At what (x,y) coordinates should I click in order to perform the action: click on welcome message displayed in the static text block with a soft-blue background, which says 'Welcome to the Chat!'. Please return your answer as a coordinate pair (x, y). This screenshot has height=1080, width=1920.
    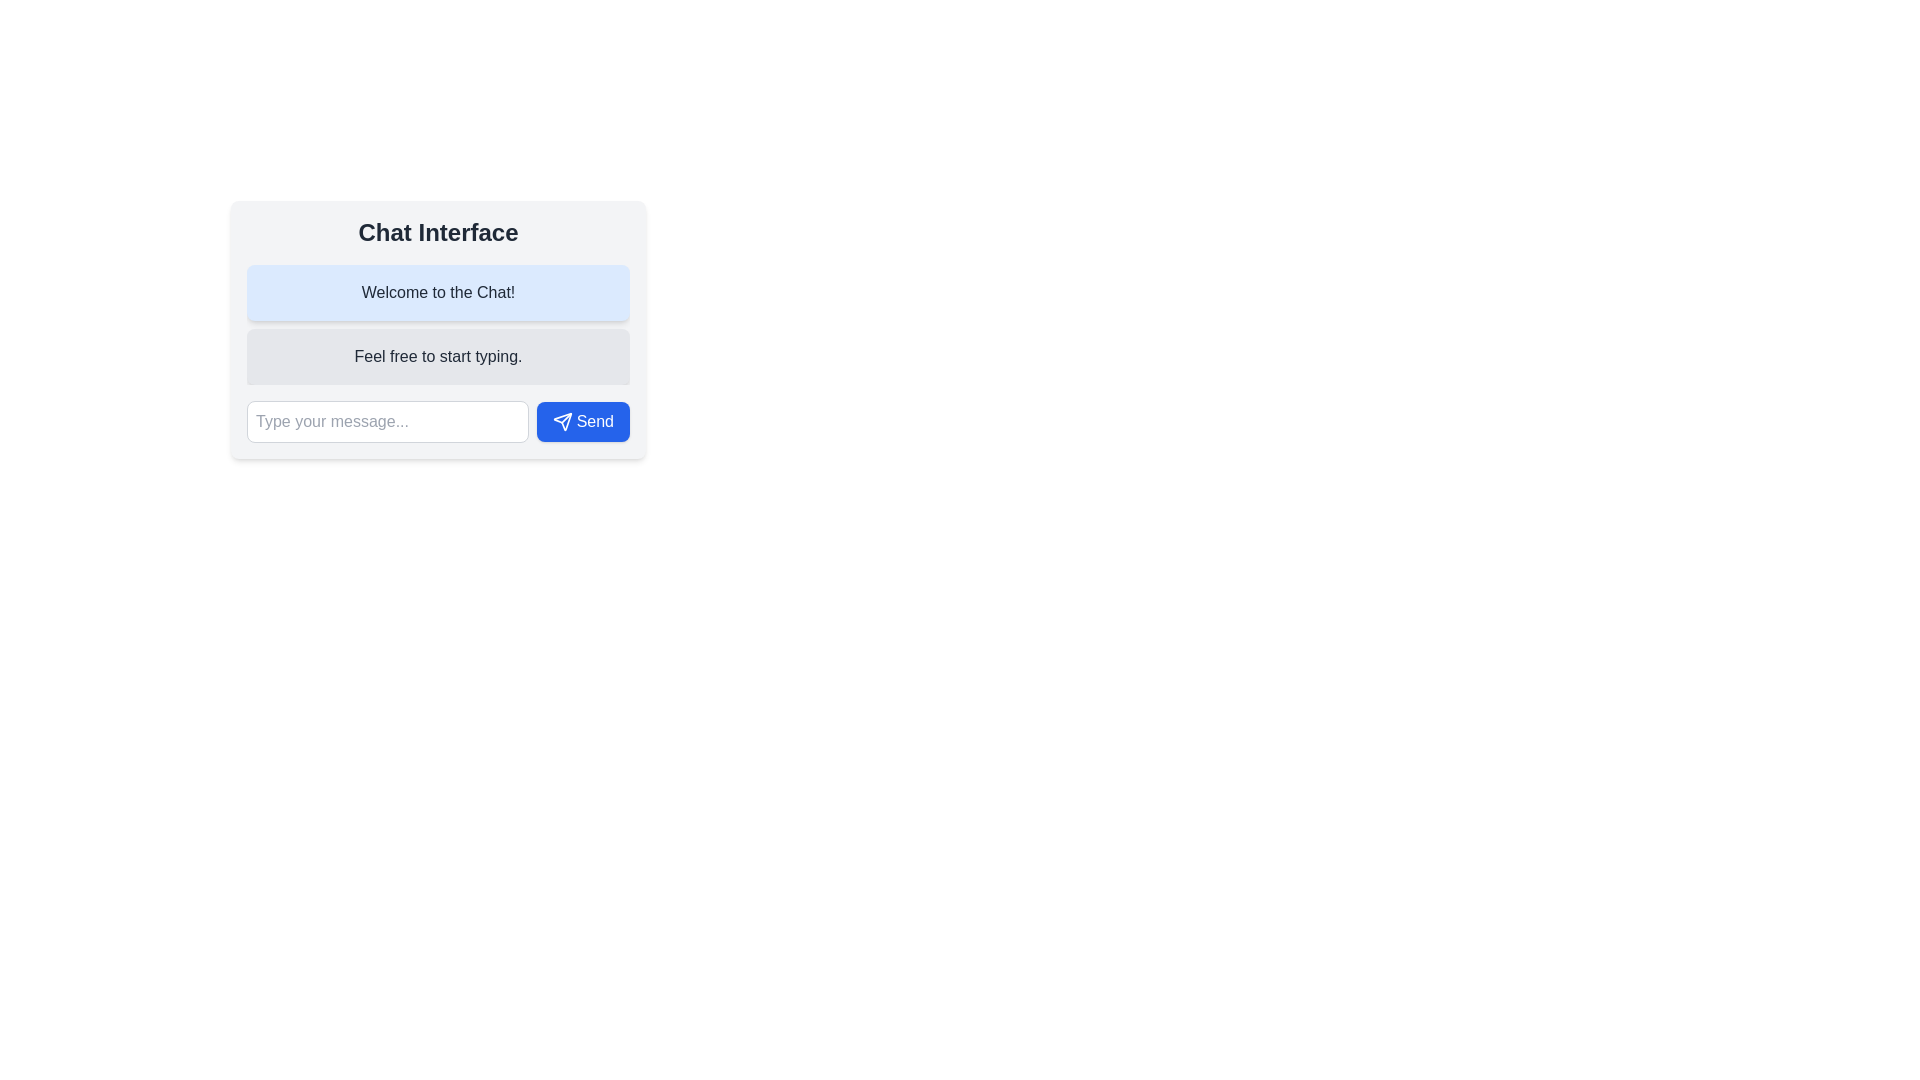
    Looking at the image, I should click on (437, 293).